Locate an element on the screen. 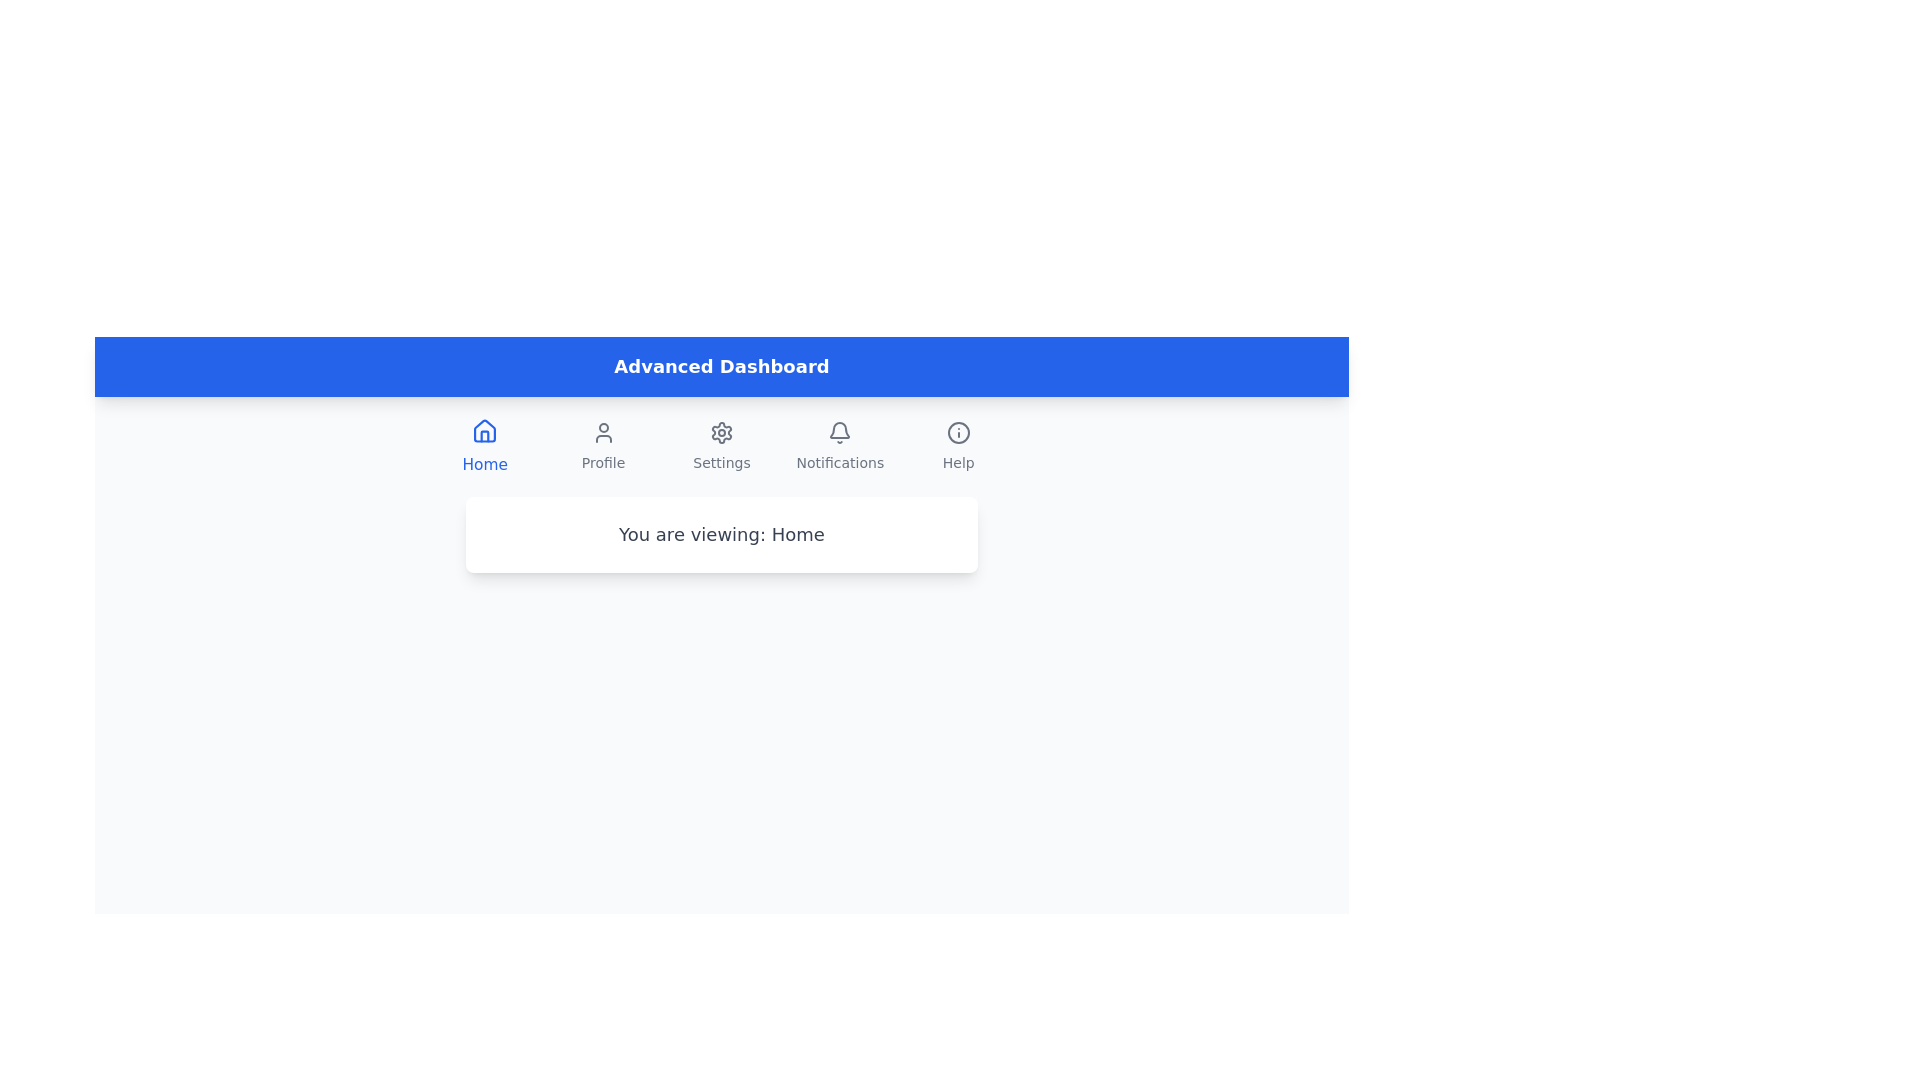 This screenshot has height=1080, width=1920. the notification icon located in the horizontal navigation bar, which is the fourth item from the left, positioned next to the Settings gear icon on the left and the Help icon on the right is located at coordinates (840, 429).